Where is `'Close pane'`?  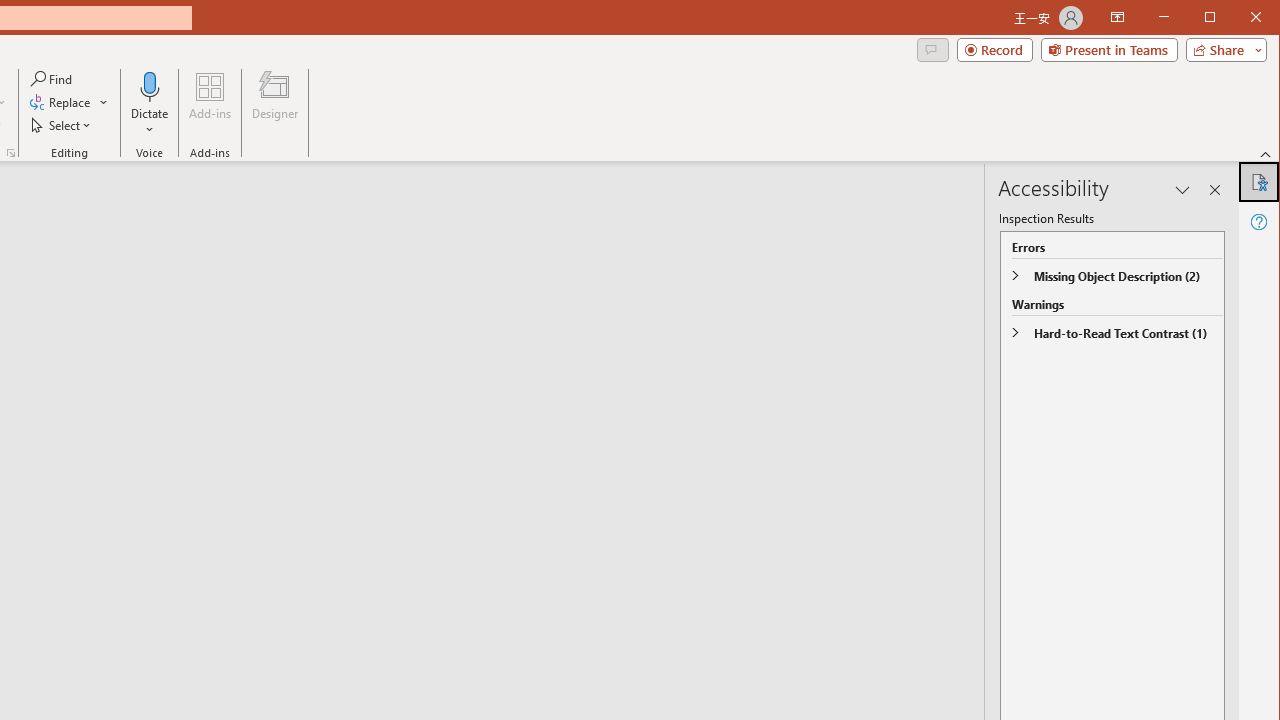
'Close pane' is located at coordinates (1214, 190).